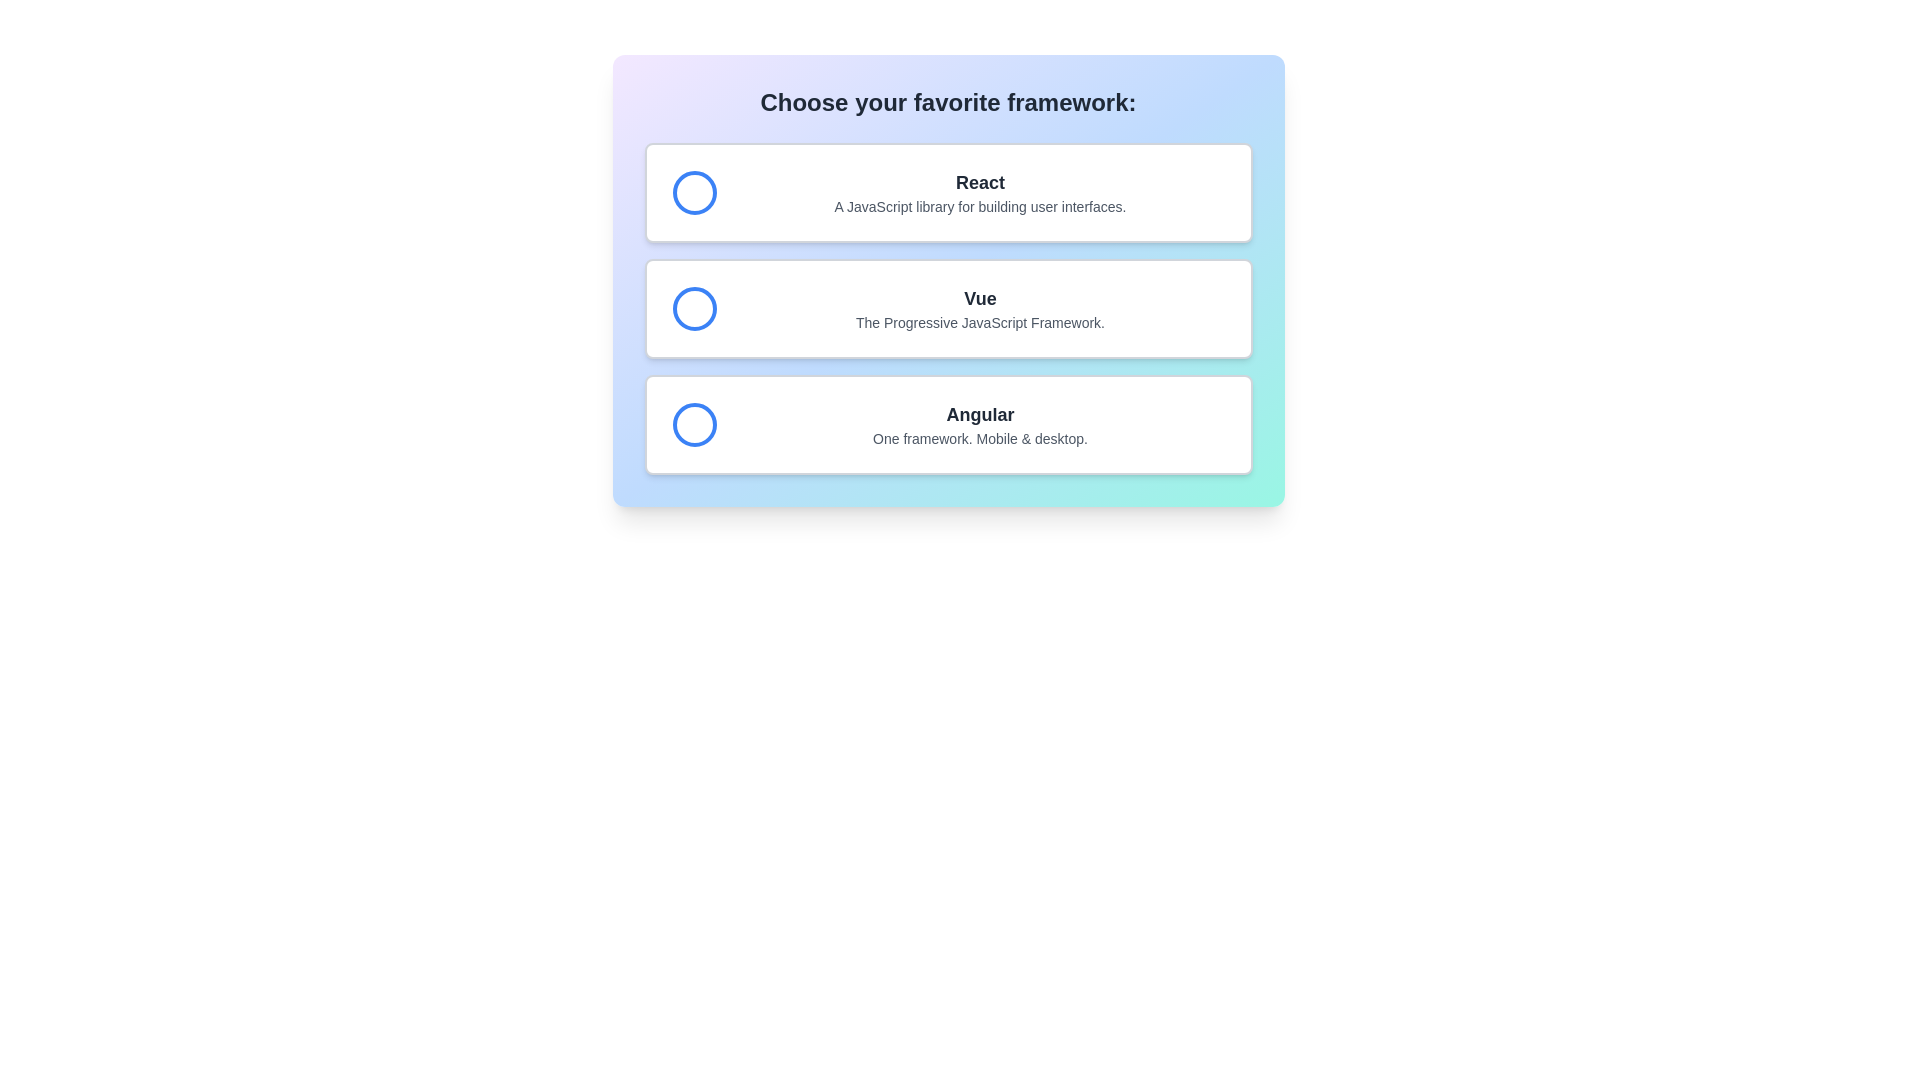 The width and height of the screenshot is (1920, 1080). I want to click on the descriptive text element that provides details about the Vue framework, located directly below the header 'Vue', so click(980, 322).